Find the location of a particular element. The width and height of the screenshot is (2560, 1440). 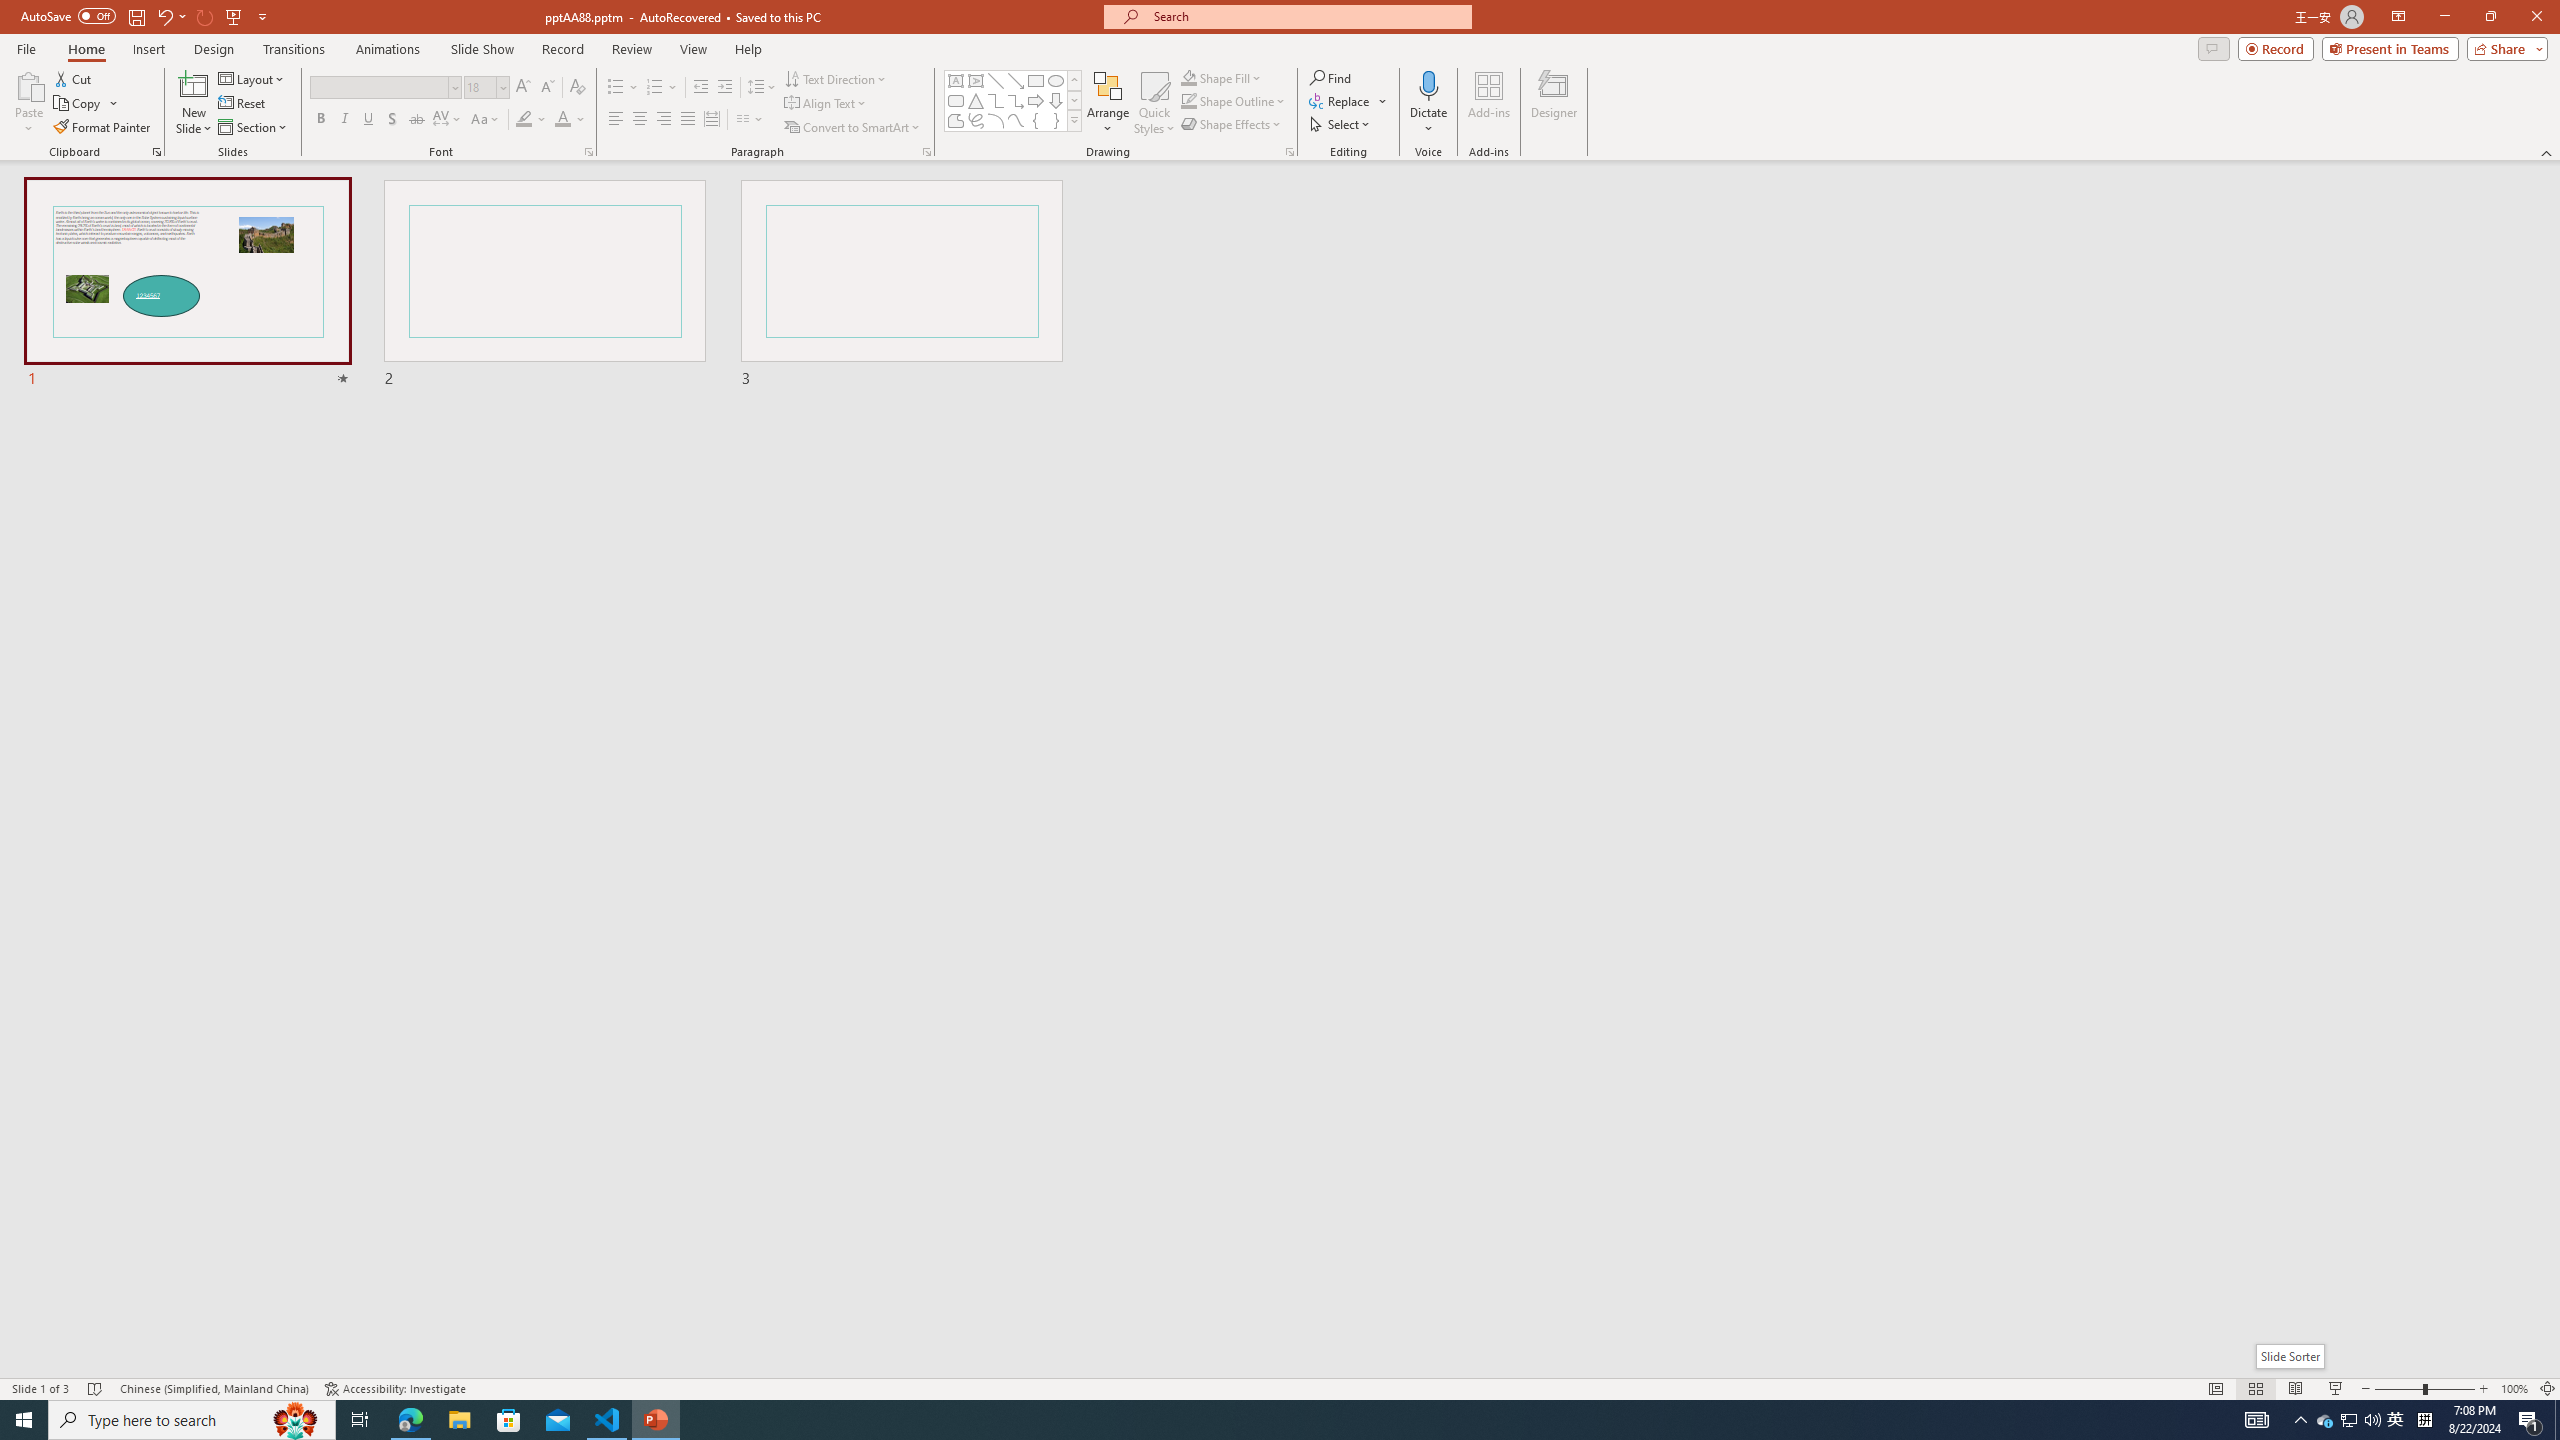

'Share' is located at coordinates (2502, 47).